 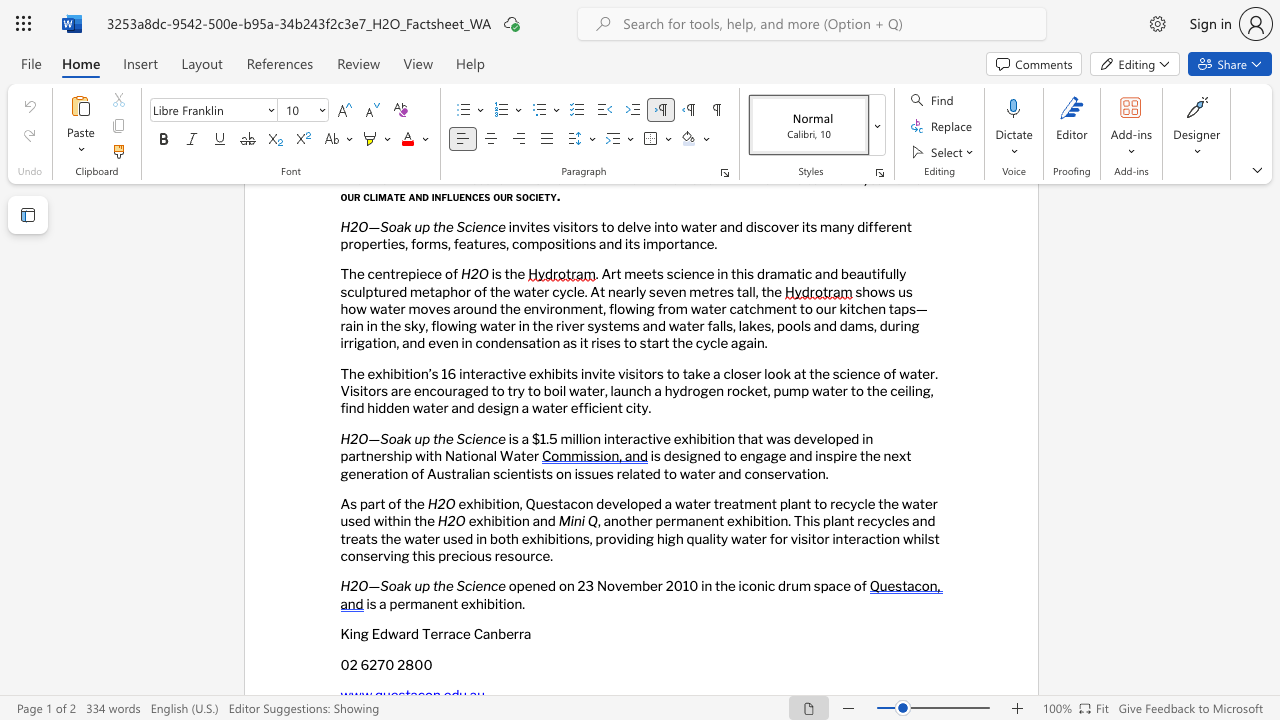 What do you see at coordinates (546, 473) in the screenshot?
I see `the space between the continuous character "t" and "s" in the text` at bounding box center [546, 473].